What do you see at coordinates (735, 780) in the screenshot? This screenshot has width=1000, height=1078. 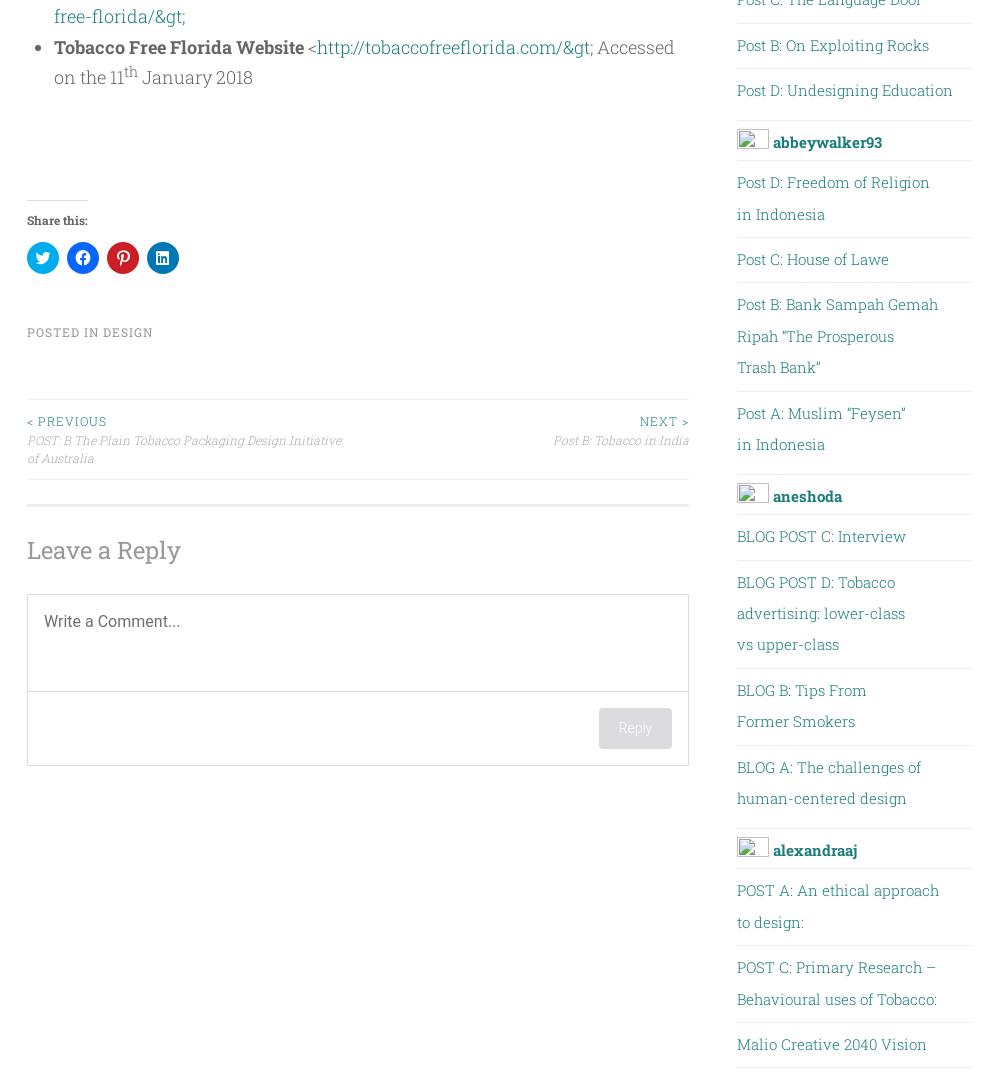 I see `'BLOG A: The challenges of human-centered design'` at bounding box center [735, 780].